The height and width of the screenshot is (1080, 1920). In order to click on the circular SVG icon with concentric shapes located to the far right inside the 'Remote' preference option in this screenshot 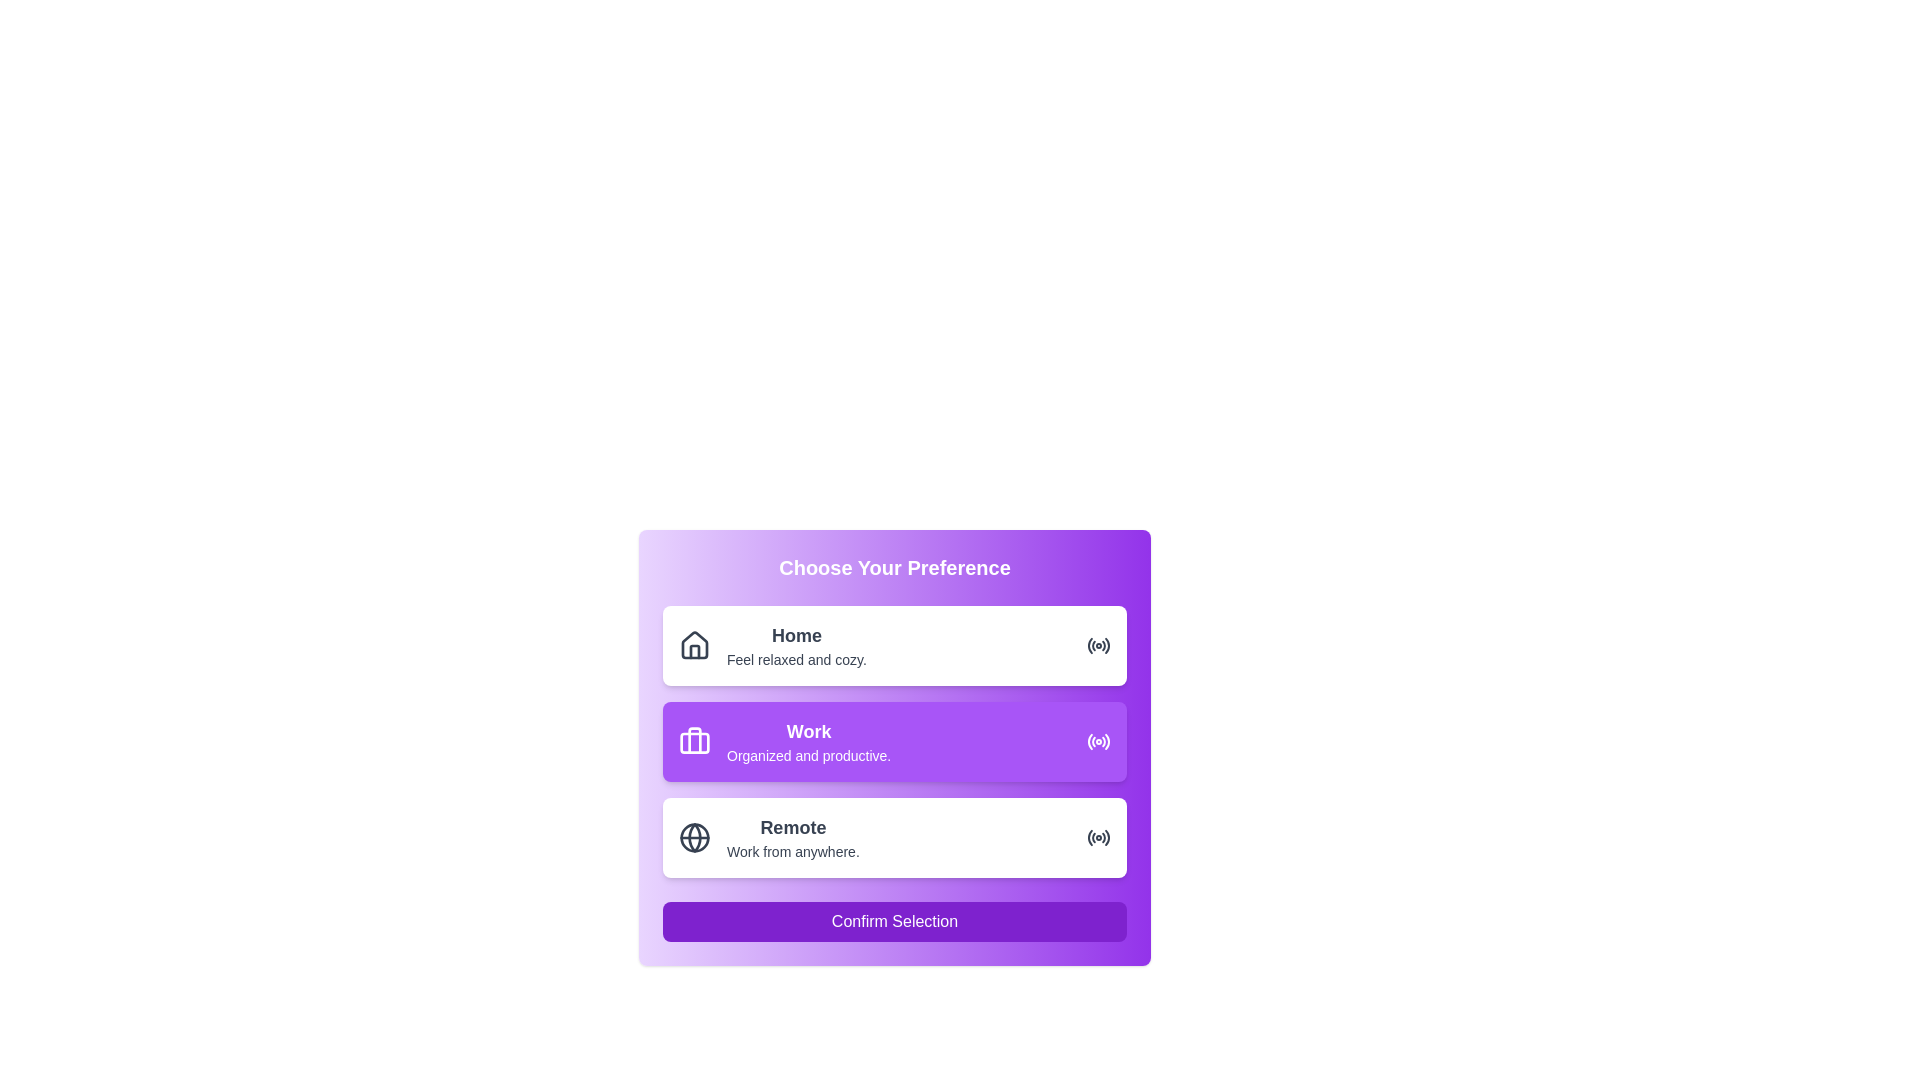, I will do `click(1098, 837)`.